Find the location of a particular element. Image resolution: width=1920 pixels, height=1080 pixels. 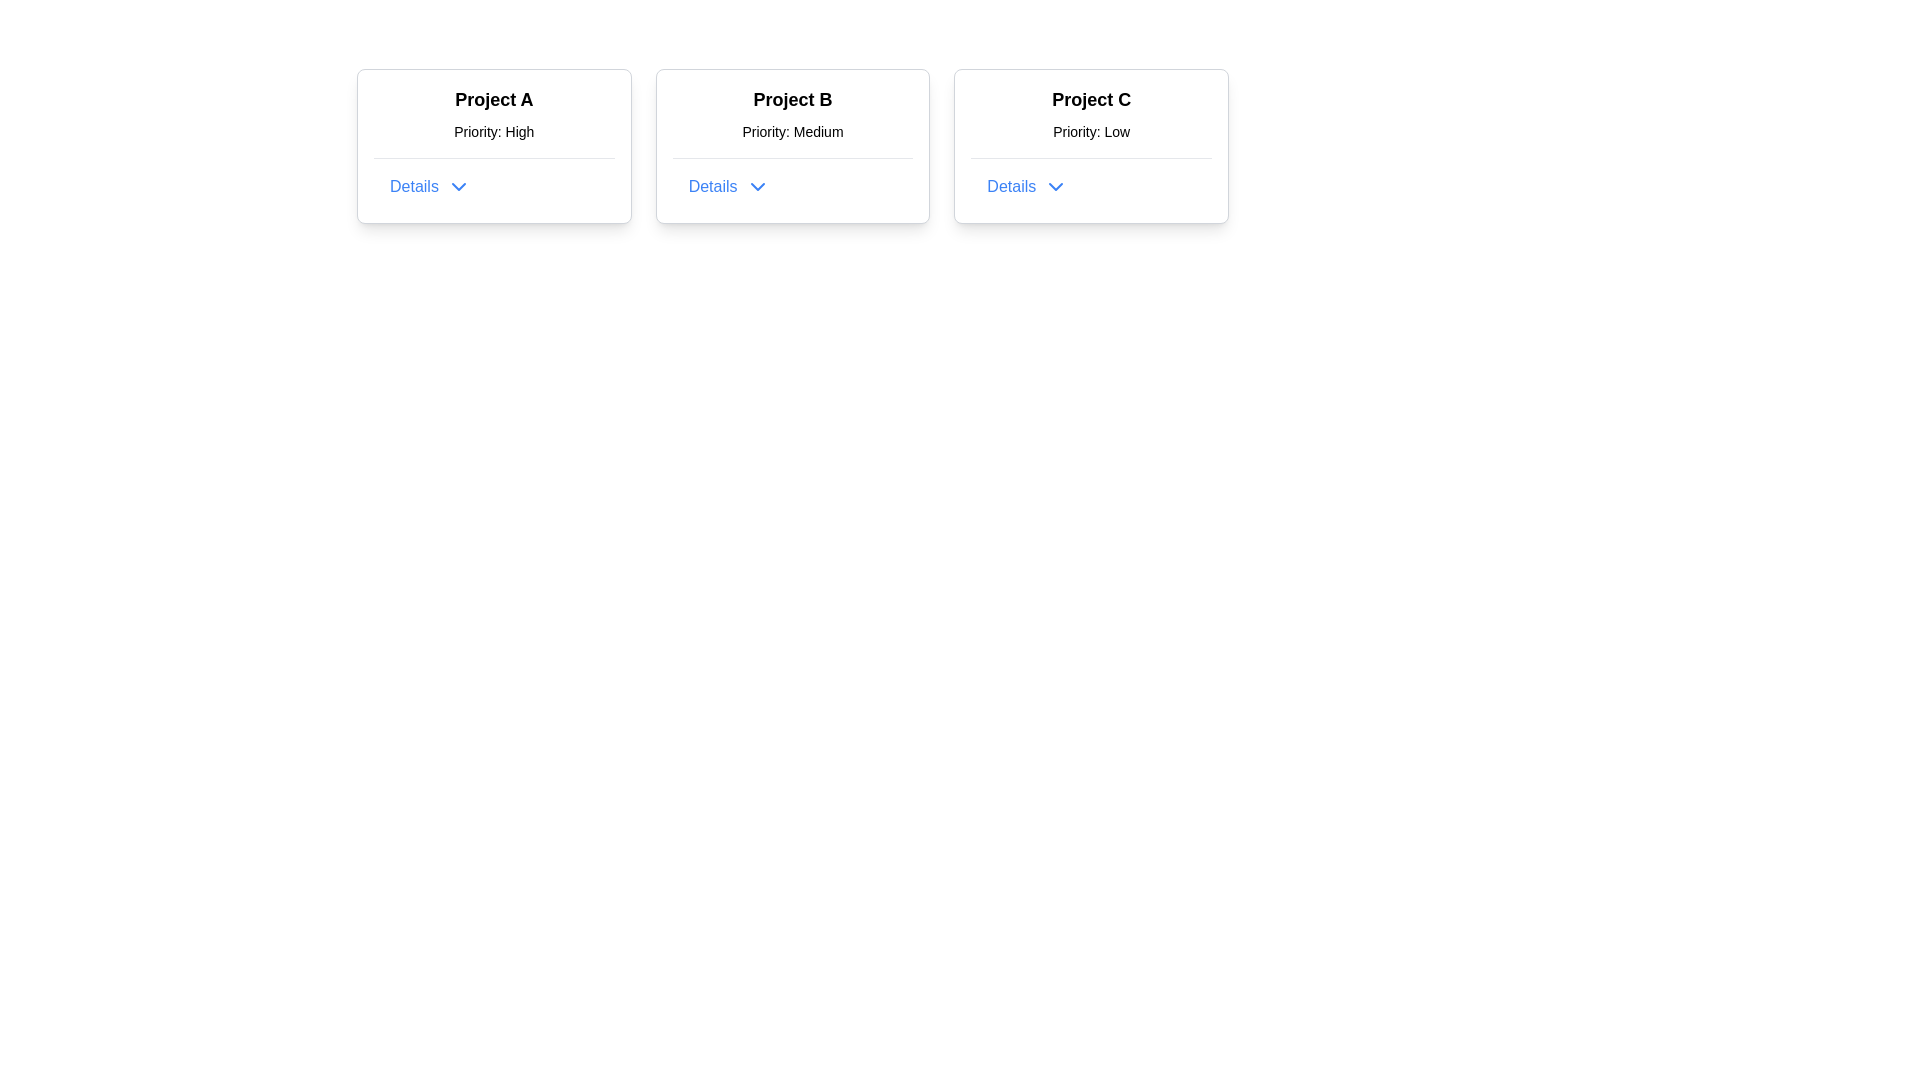

the informational label that displays the priority level for 'Project B', located between the title 'Project B' and the 'Details' button in the center card of the three-card layout is located at coordinates (791, 131).